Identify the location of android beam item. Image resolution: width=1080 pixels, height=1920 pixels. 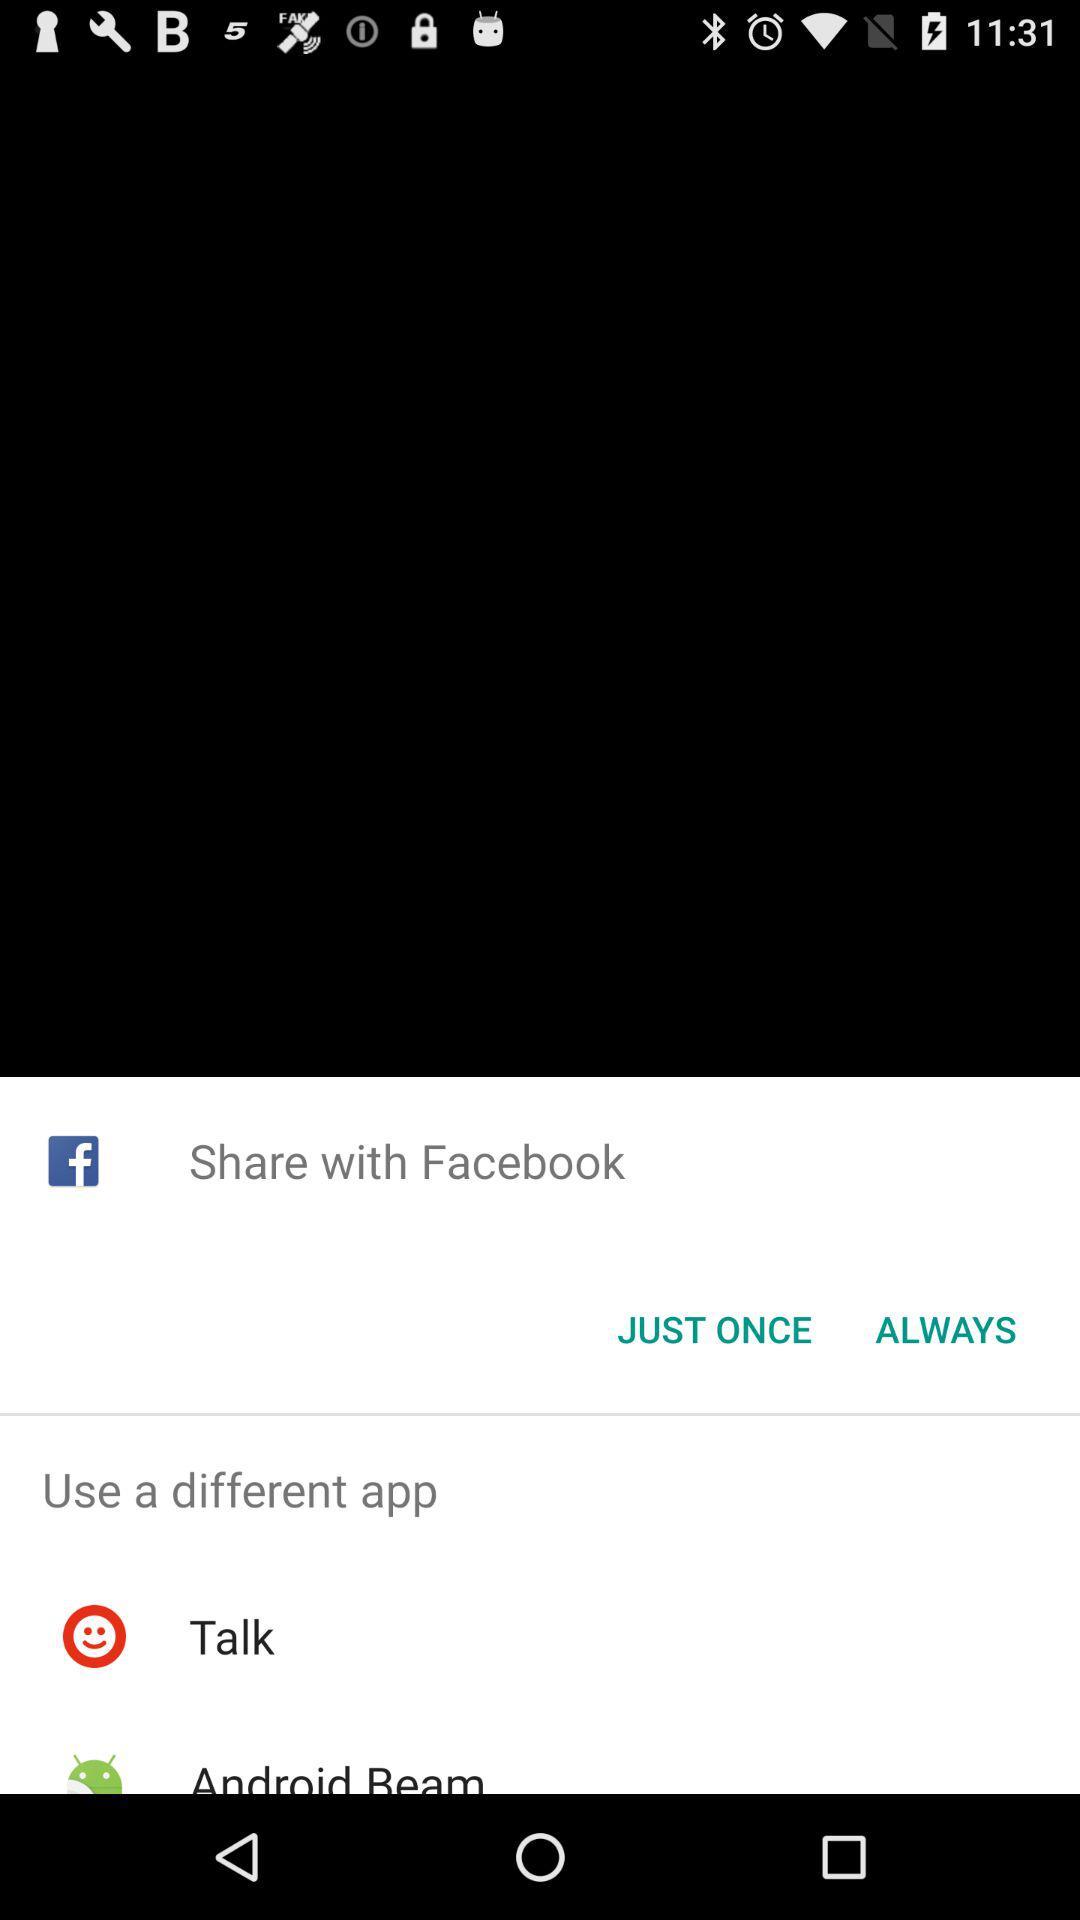
(336, 1772).